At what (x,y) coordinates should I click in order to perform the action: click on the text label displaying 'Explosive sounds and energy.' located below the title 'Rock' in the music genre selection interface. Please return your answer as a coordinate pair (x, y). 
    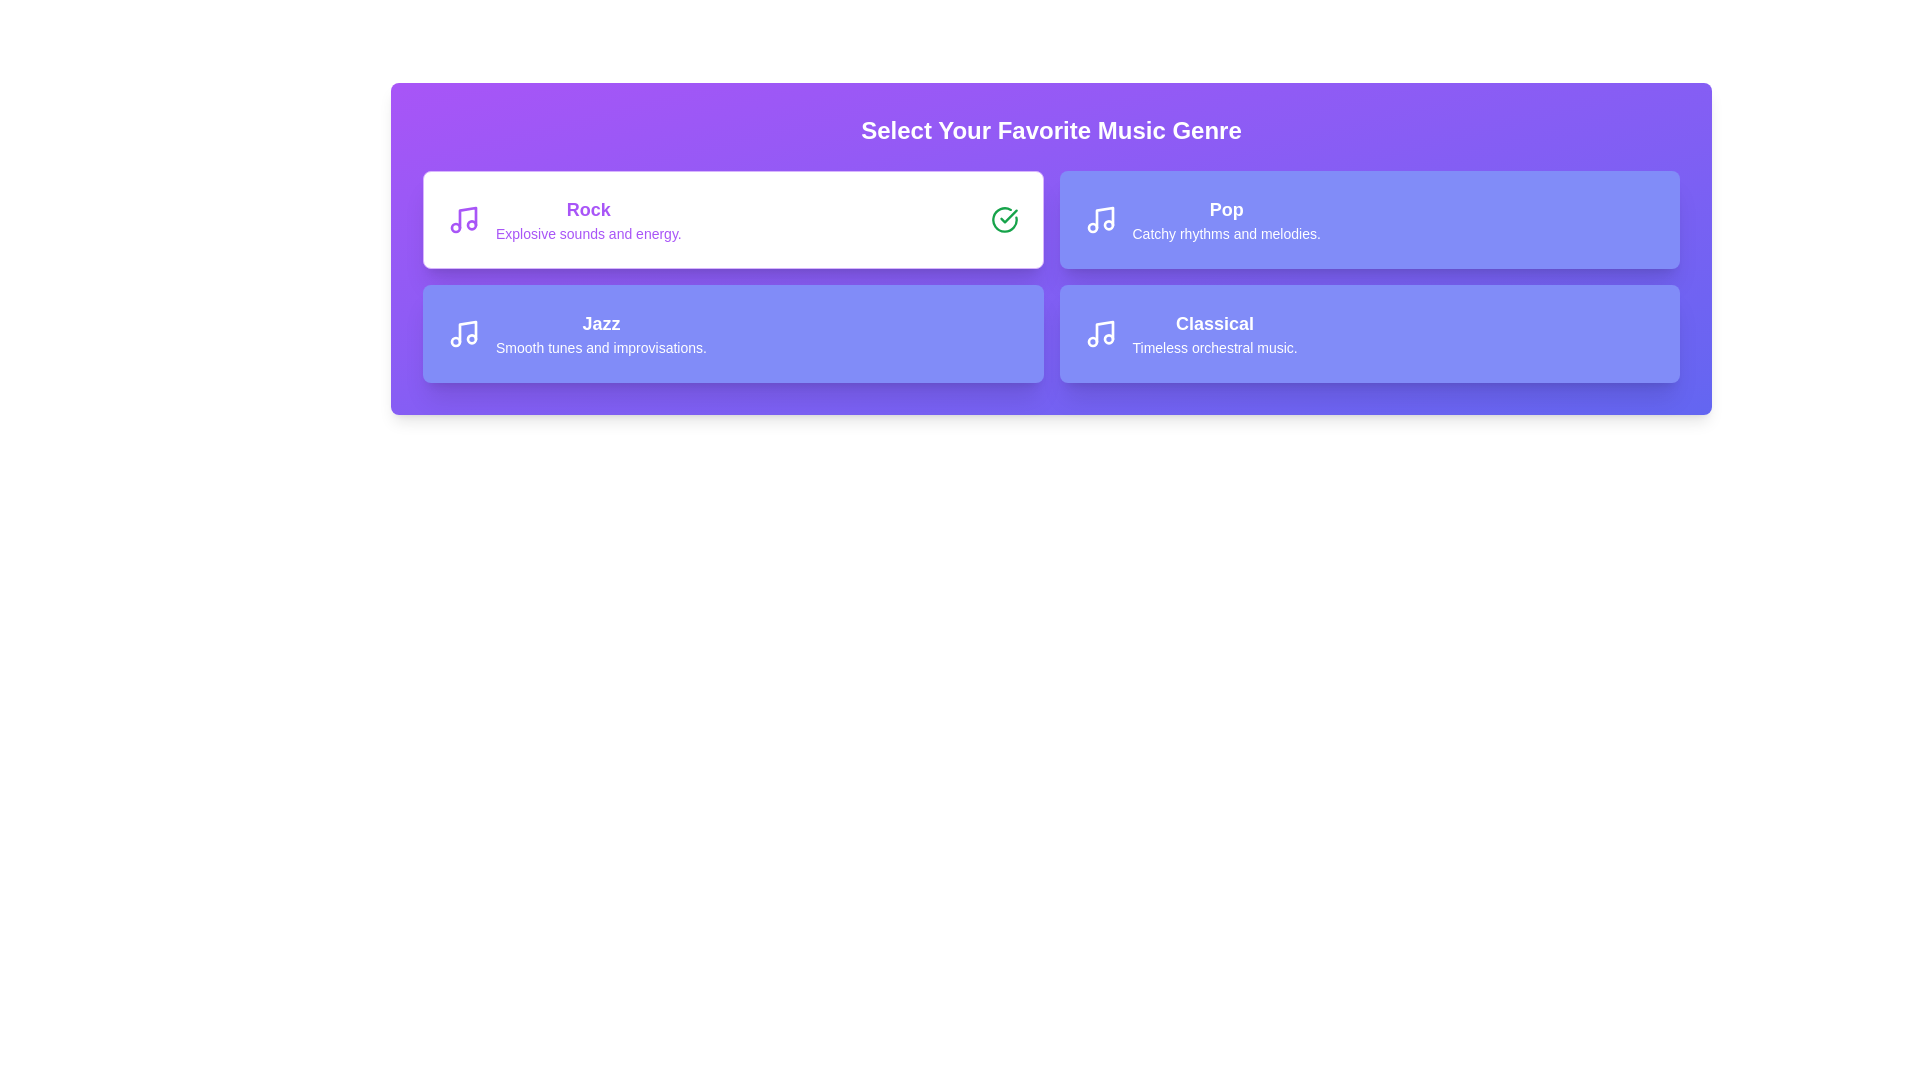
    Looking at the image, I should click on (587, 233).